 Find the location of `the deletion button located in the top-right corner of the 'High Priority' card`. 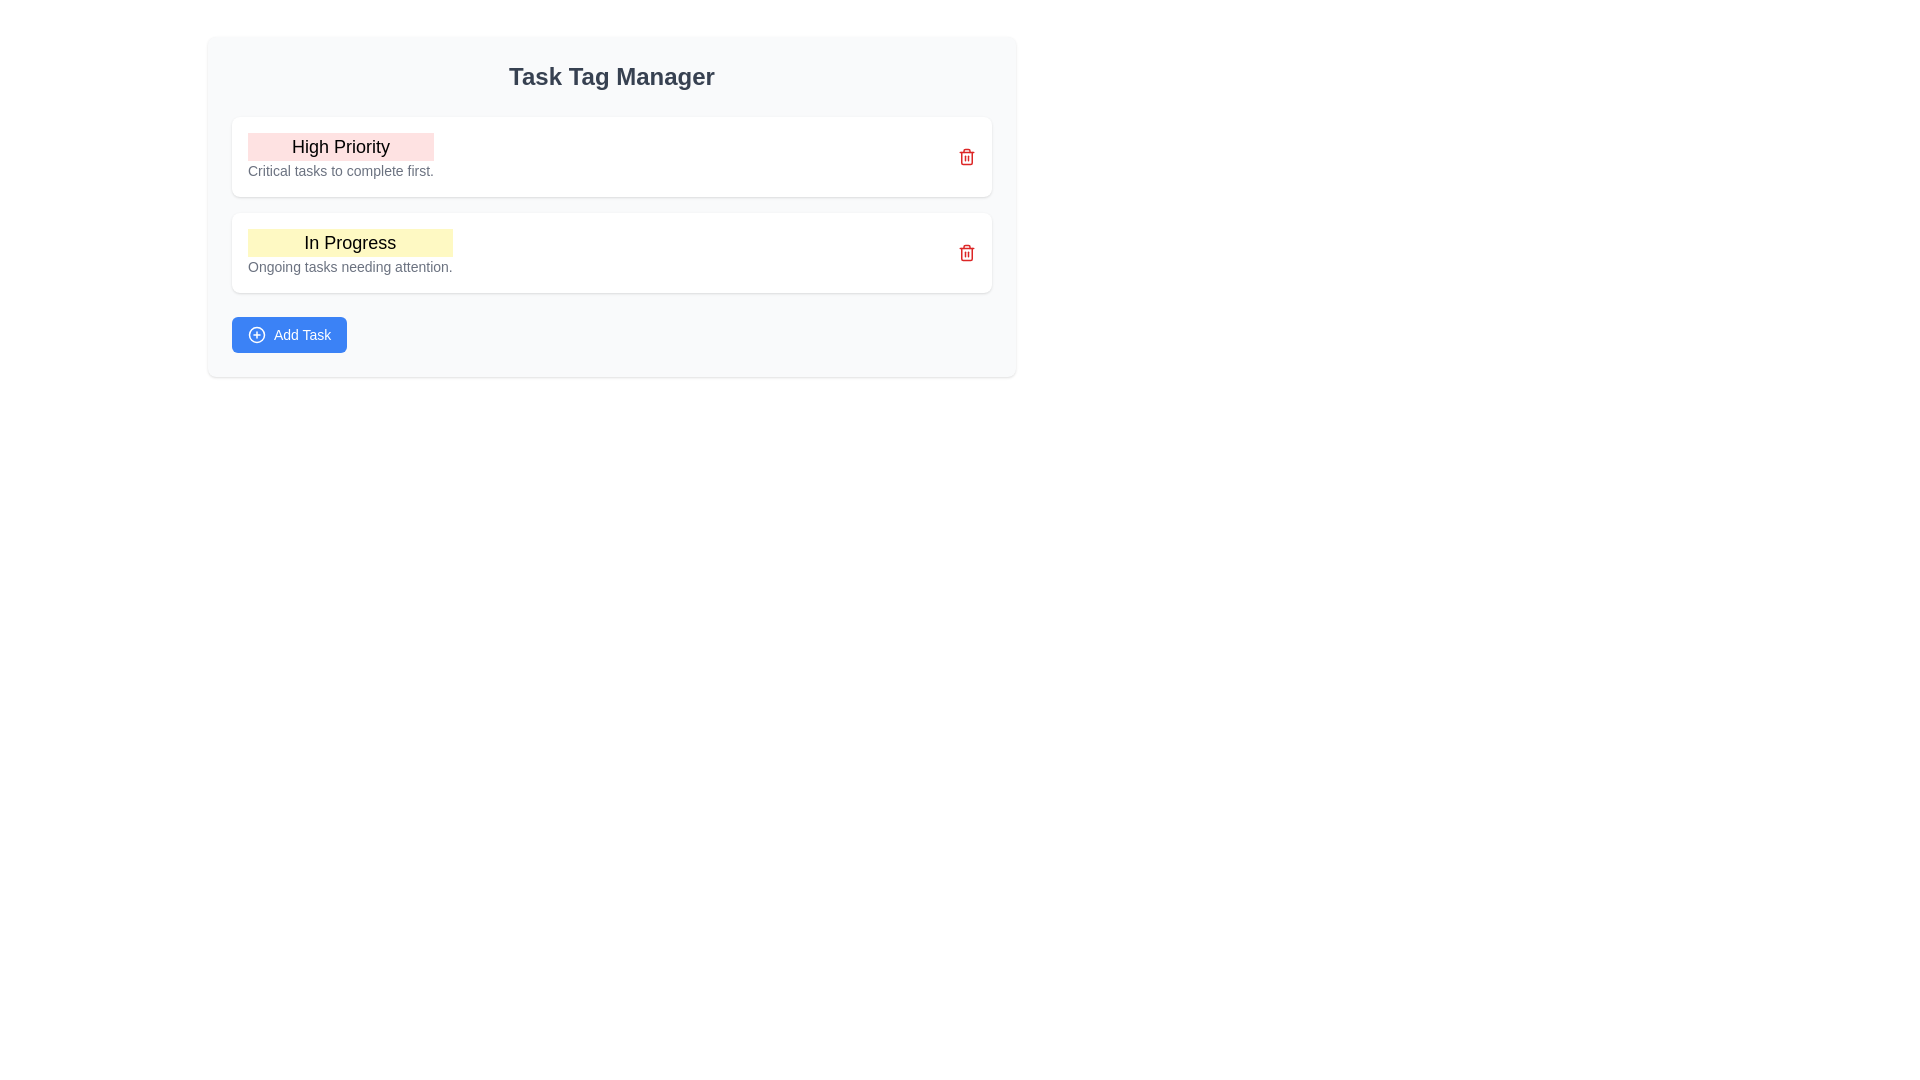

the deletion button located in the top-right corner of the 'High Priority' card is located at coordinates (966, 156).